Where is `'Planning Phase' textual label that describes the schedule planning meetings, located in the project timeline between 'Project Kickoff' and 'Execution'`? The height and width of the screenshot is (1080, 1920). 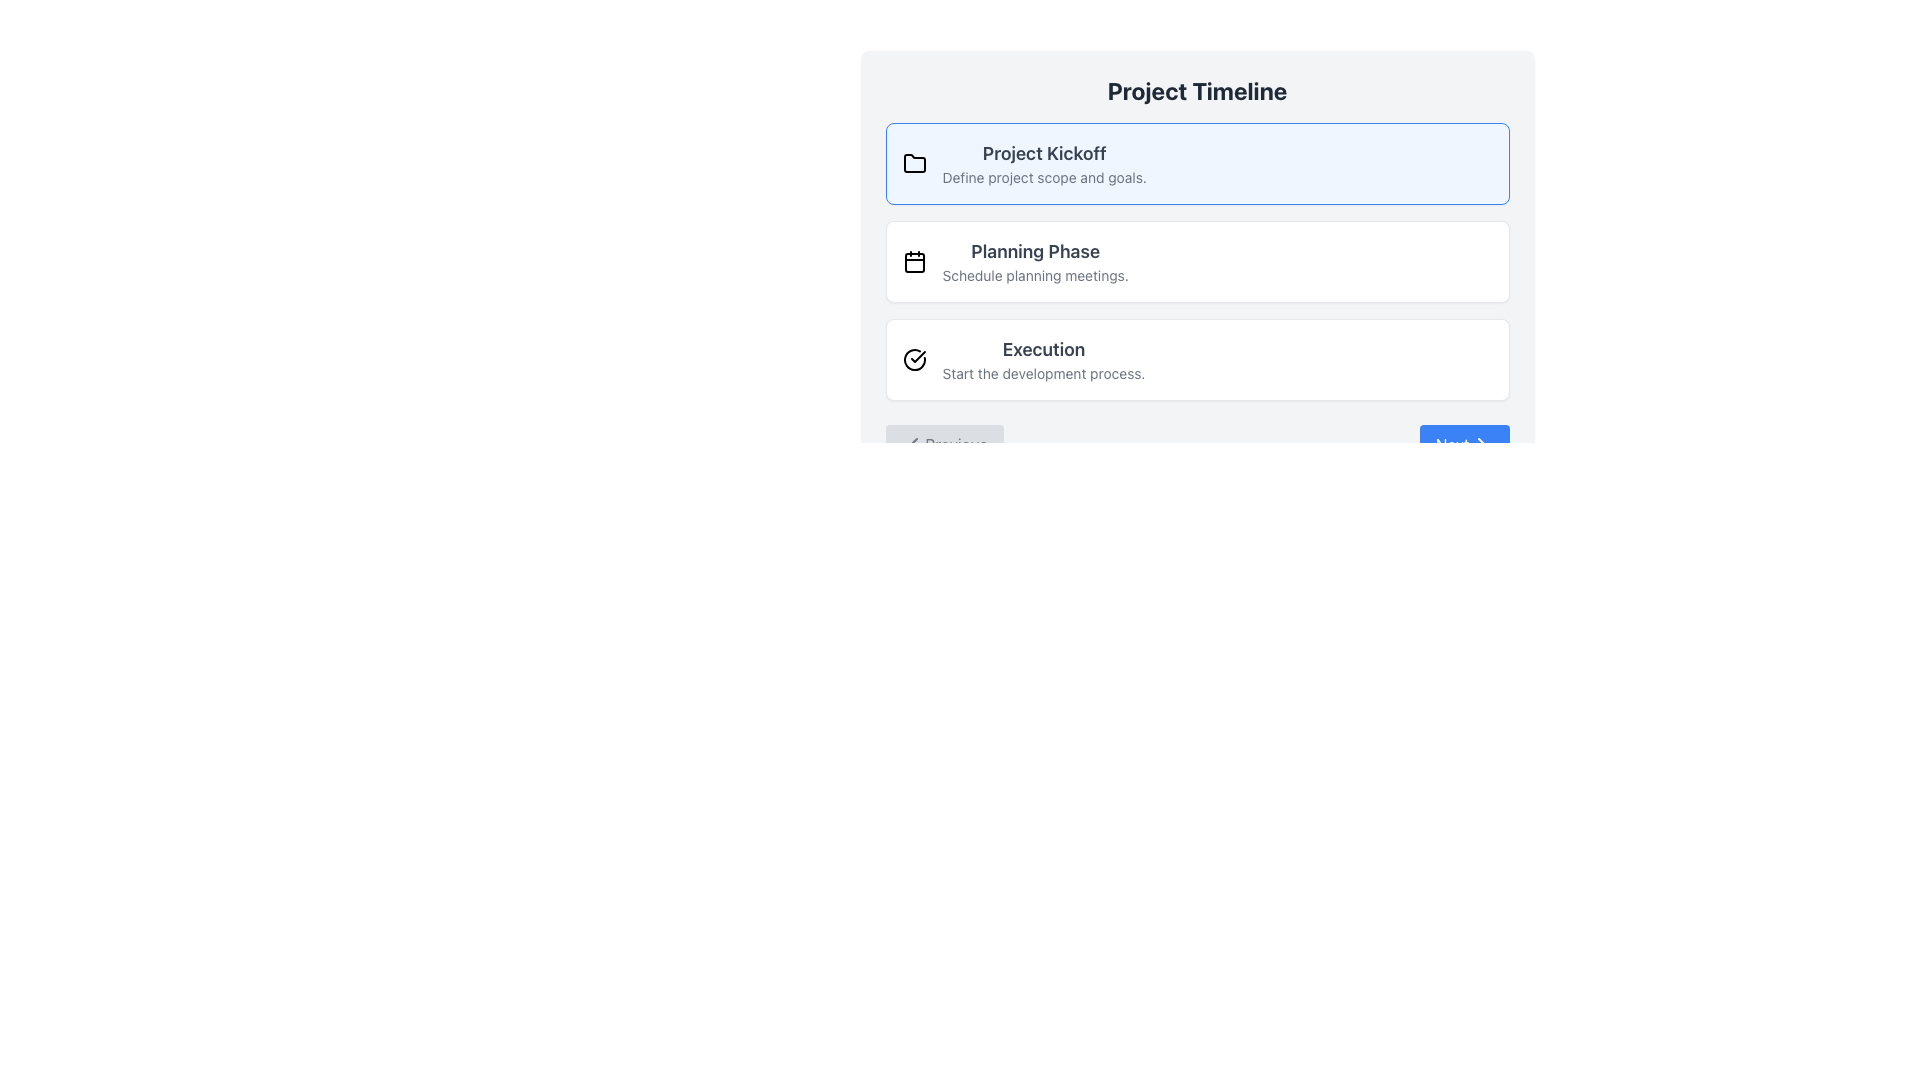
'Planning Phase' textual label that describes the schedule planning meetings, located in the project timeline between 'Project Kickoff' and 'Execution' is located at coordinates (1035, 261).